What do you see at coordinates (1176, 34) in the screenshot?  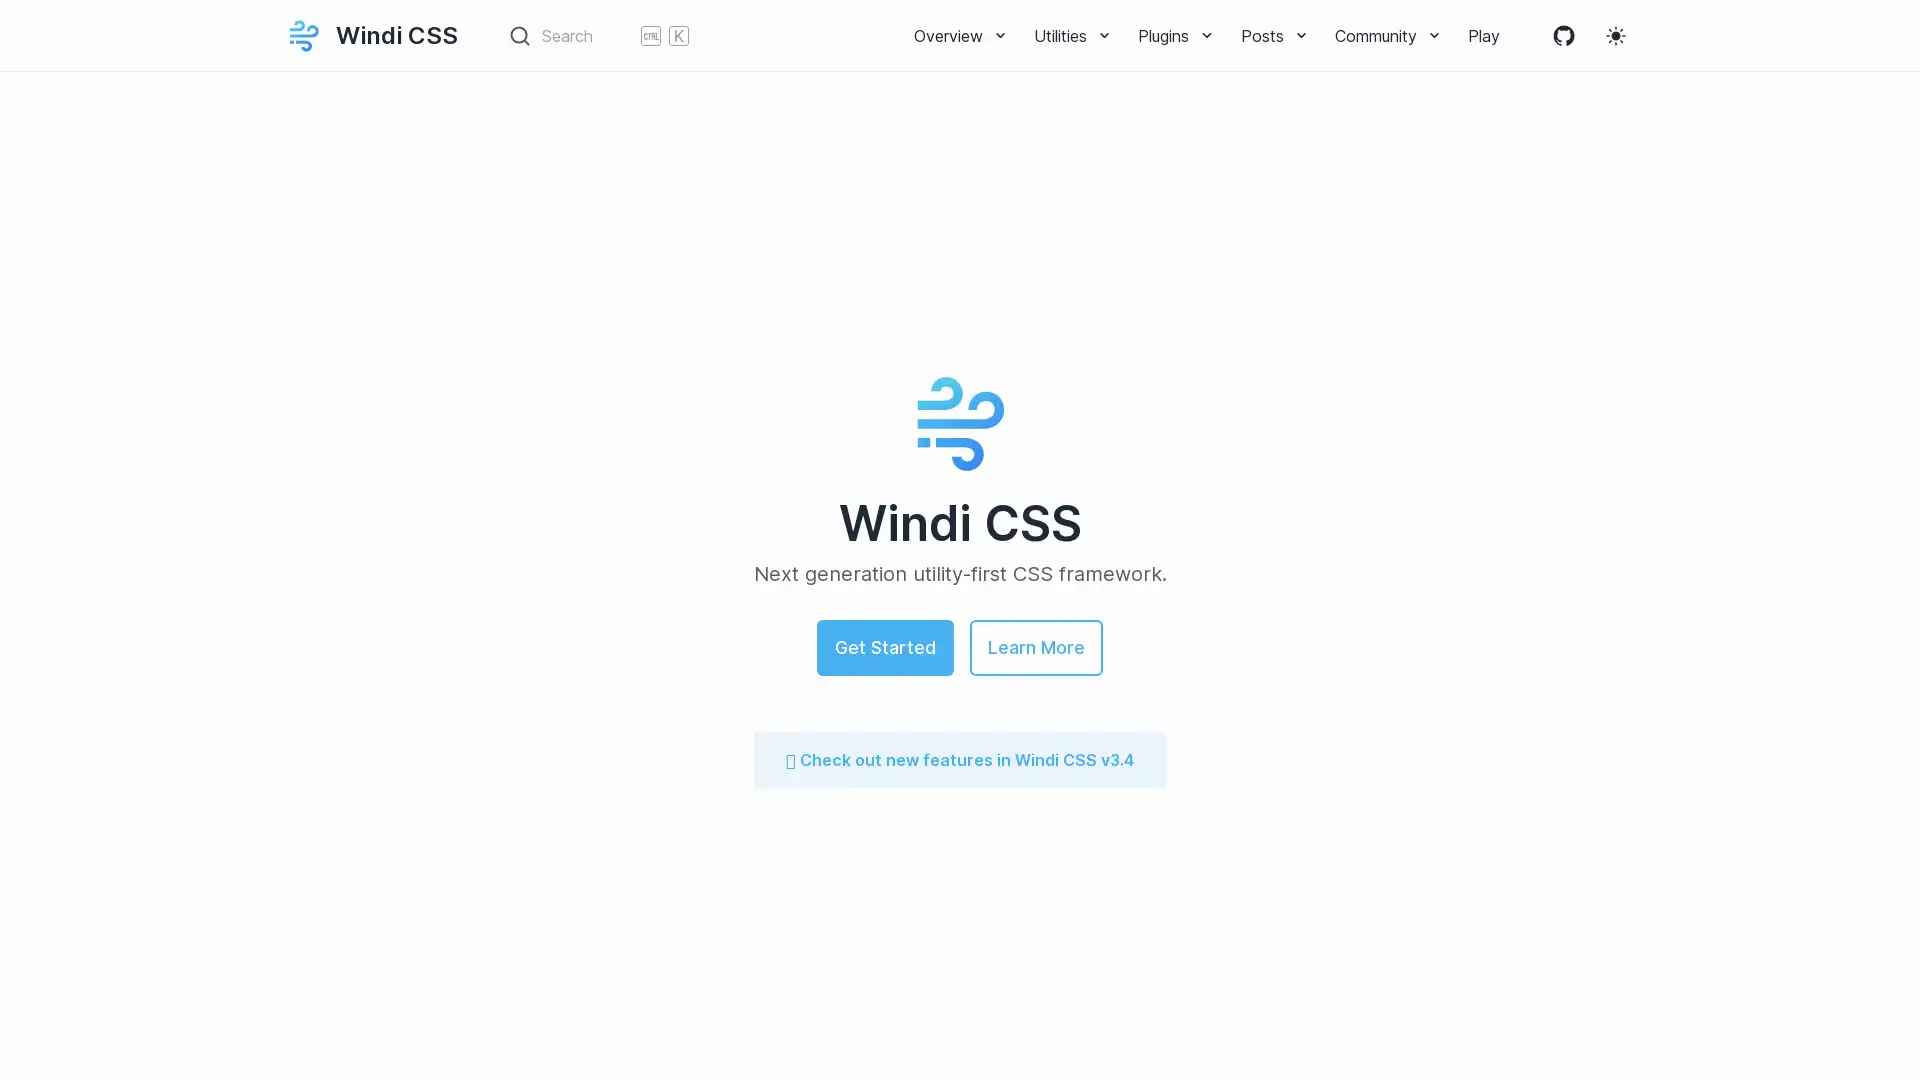 I see `Plugins` at bounding box center [1176, 34].